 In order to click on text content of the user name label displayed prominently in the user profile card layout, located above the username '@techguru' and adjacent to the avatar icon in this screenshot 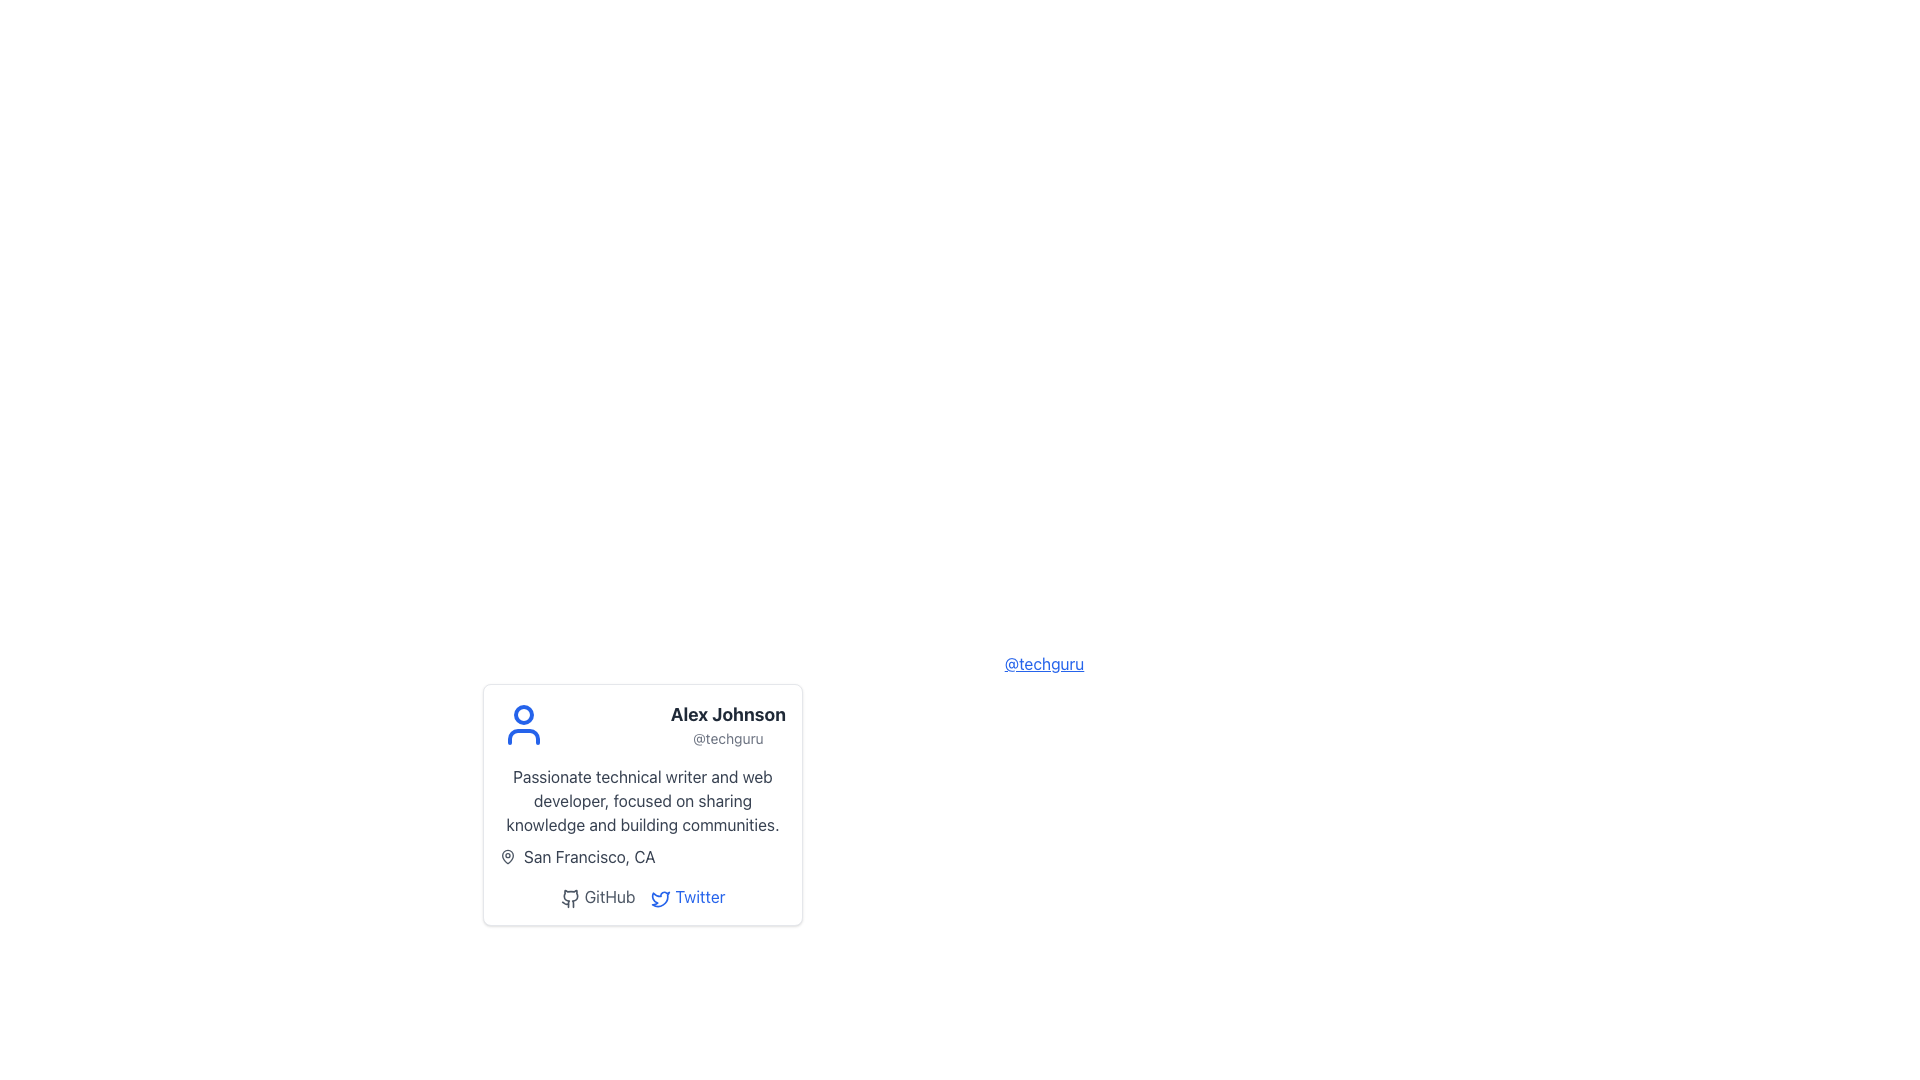, I will do `click(727, 713)`.